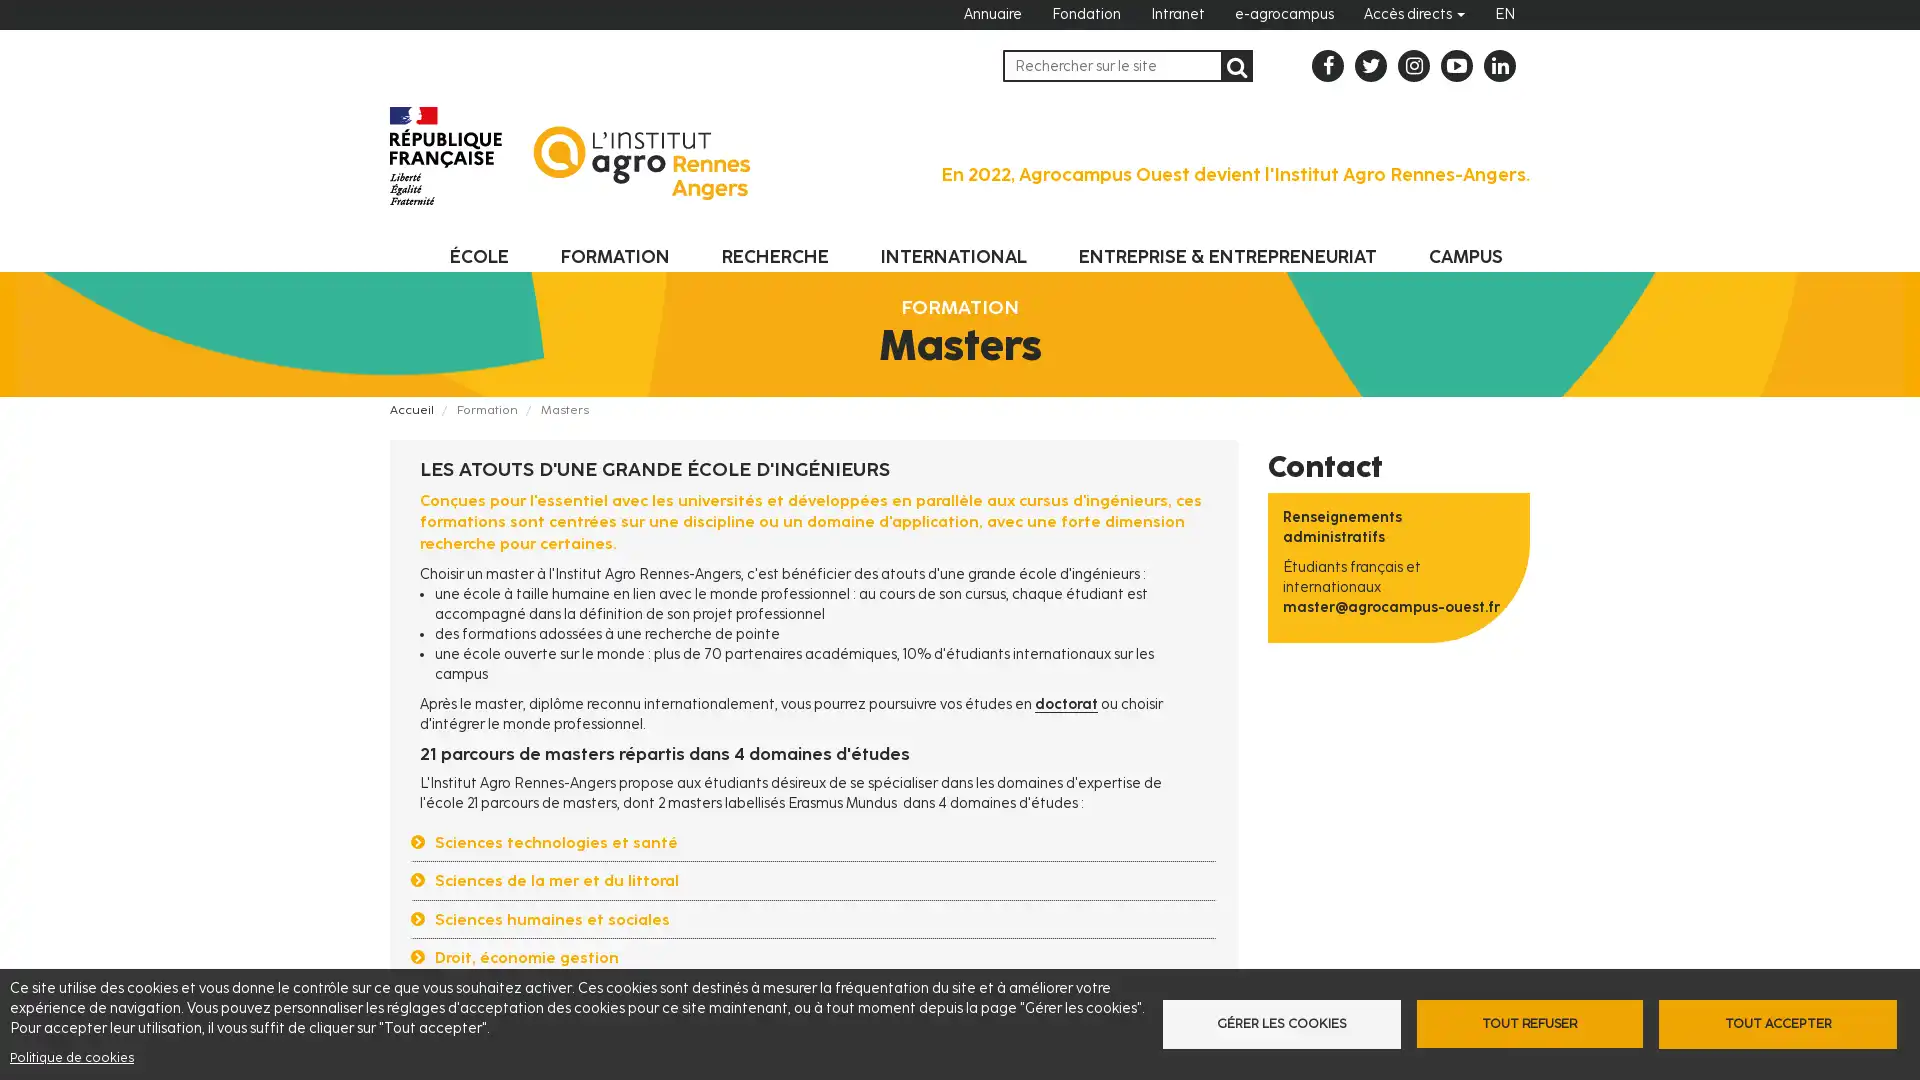 The height and width of the screenshot is (1080, 1920). What do you see at coordinates (1771, 1023) in the screenshot?
I see `TOUT ACCEPTER` at bounding box center [1771, 1023].